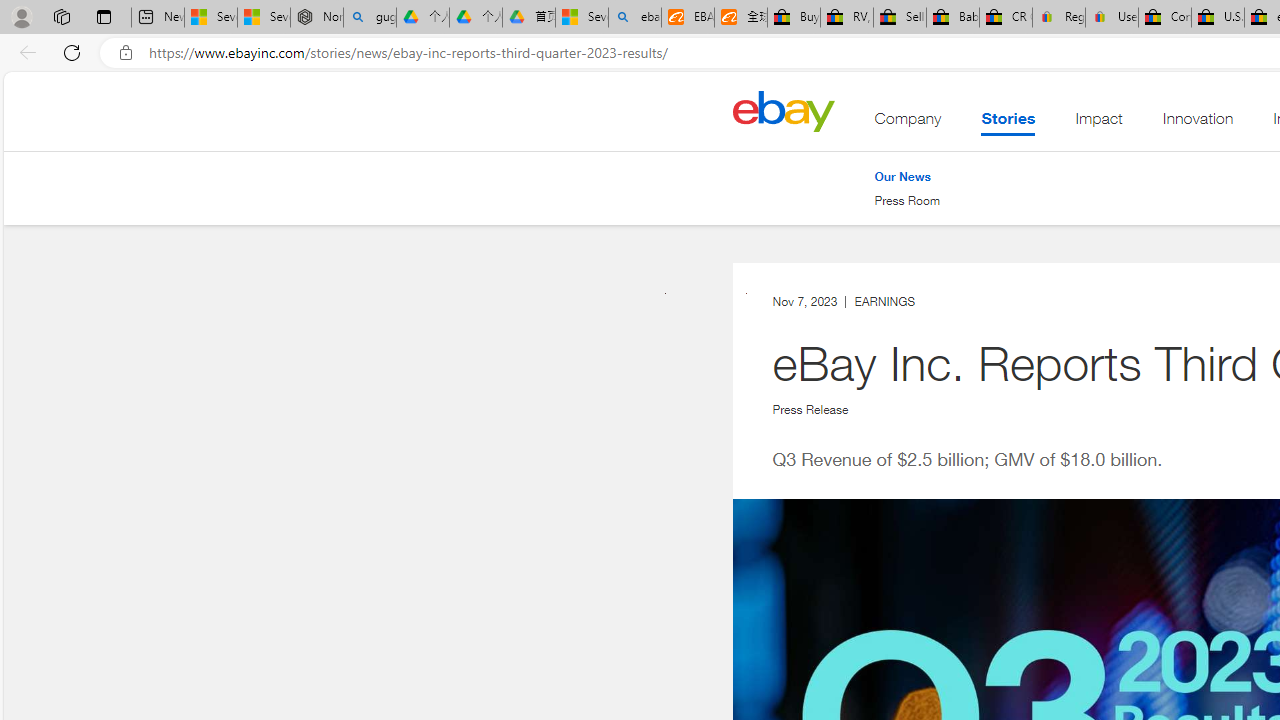 The height and width of the screenshot is (720, 1280). Describe the element at coordinates (1110, 17) in the screenshot. I see `'User Privacy Notice | eBay'` at that location.